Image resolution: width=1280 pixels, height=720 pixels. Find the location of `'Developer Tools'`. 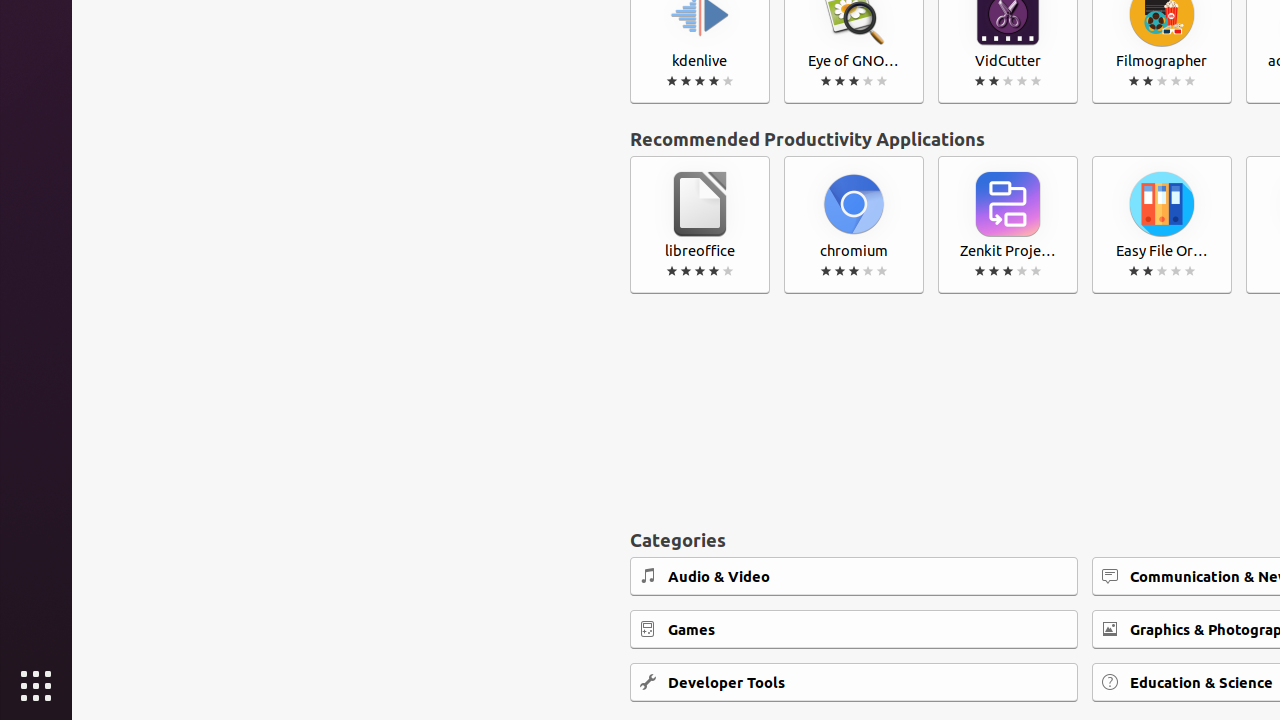

'Developer Tools' is located at coordinates (854, 681).